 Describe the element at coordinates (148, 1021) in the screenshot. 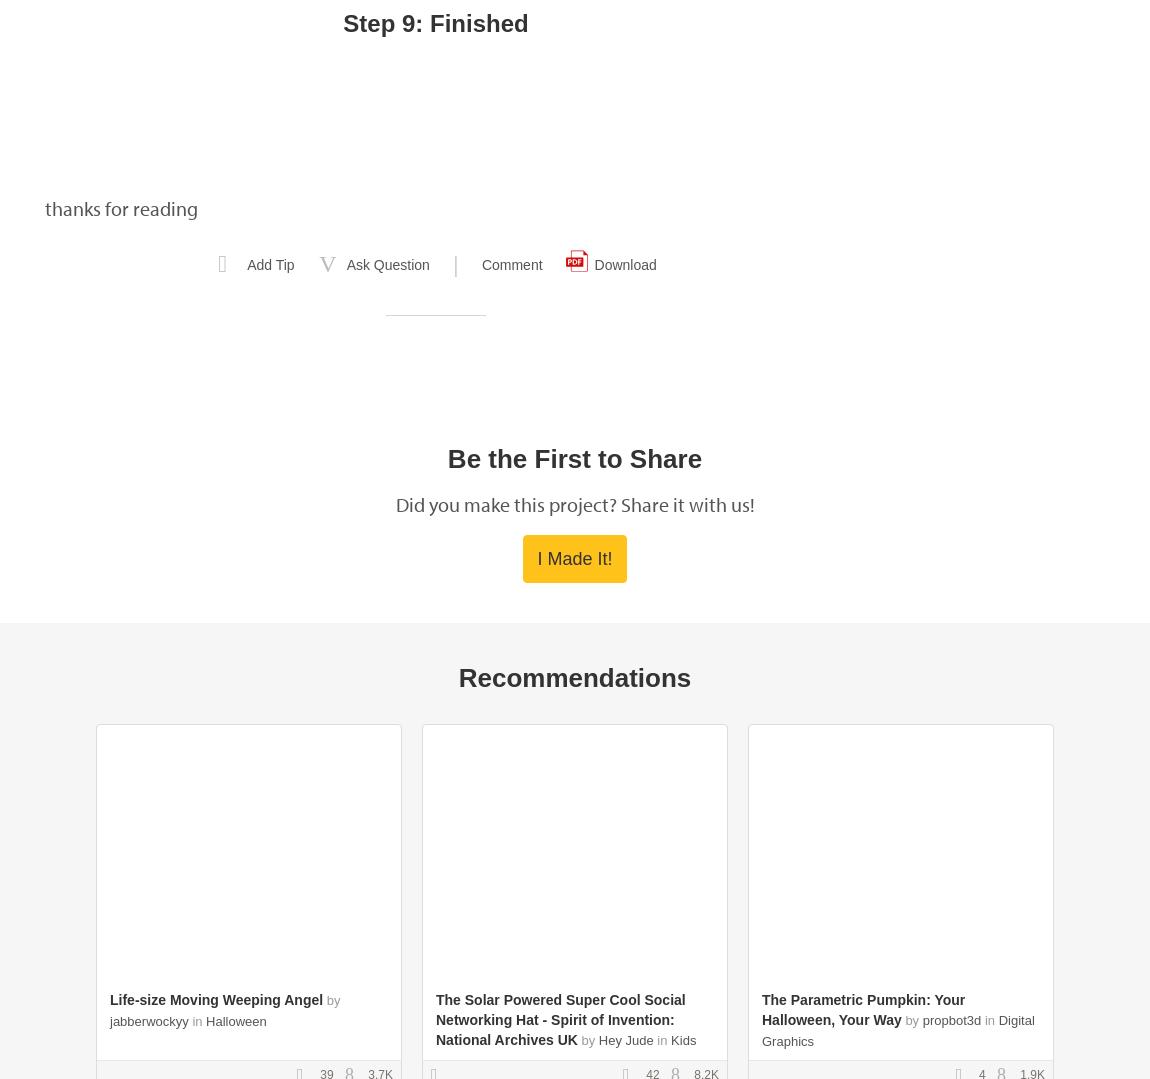

I see `'jabberwockyy'` at that location.